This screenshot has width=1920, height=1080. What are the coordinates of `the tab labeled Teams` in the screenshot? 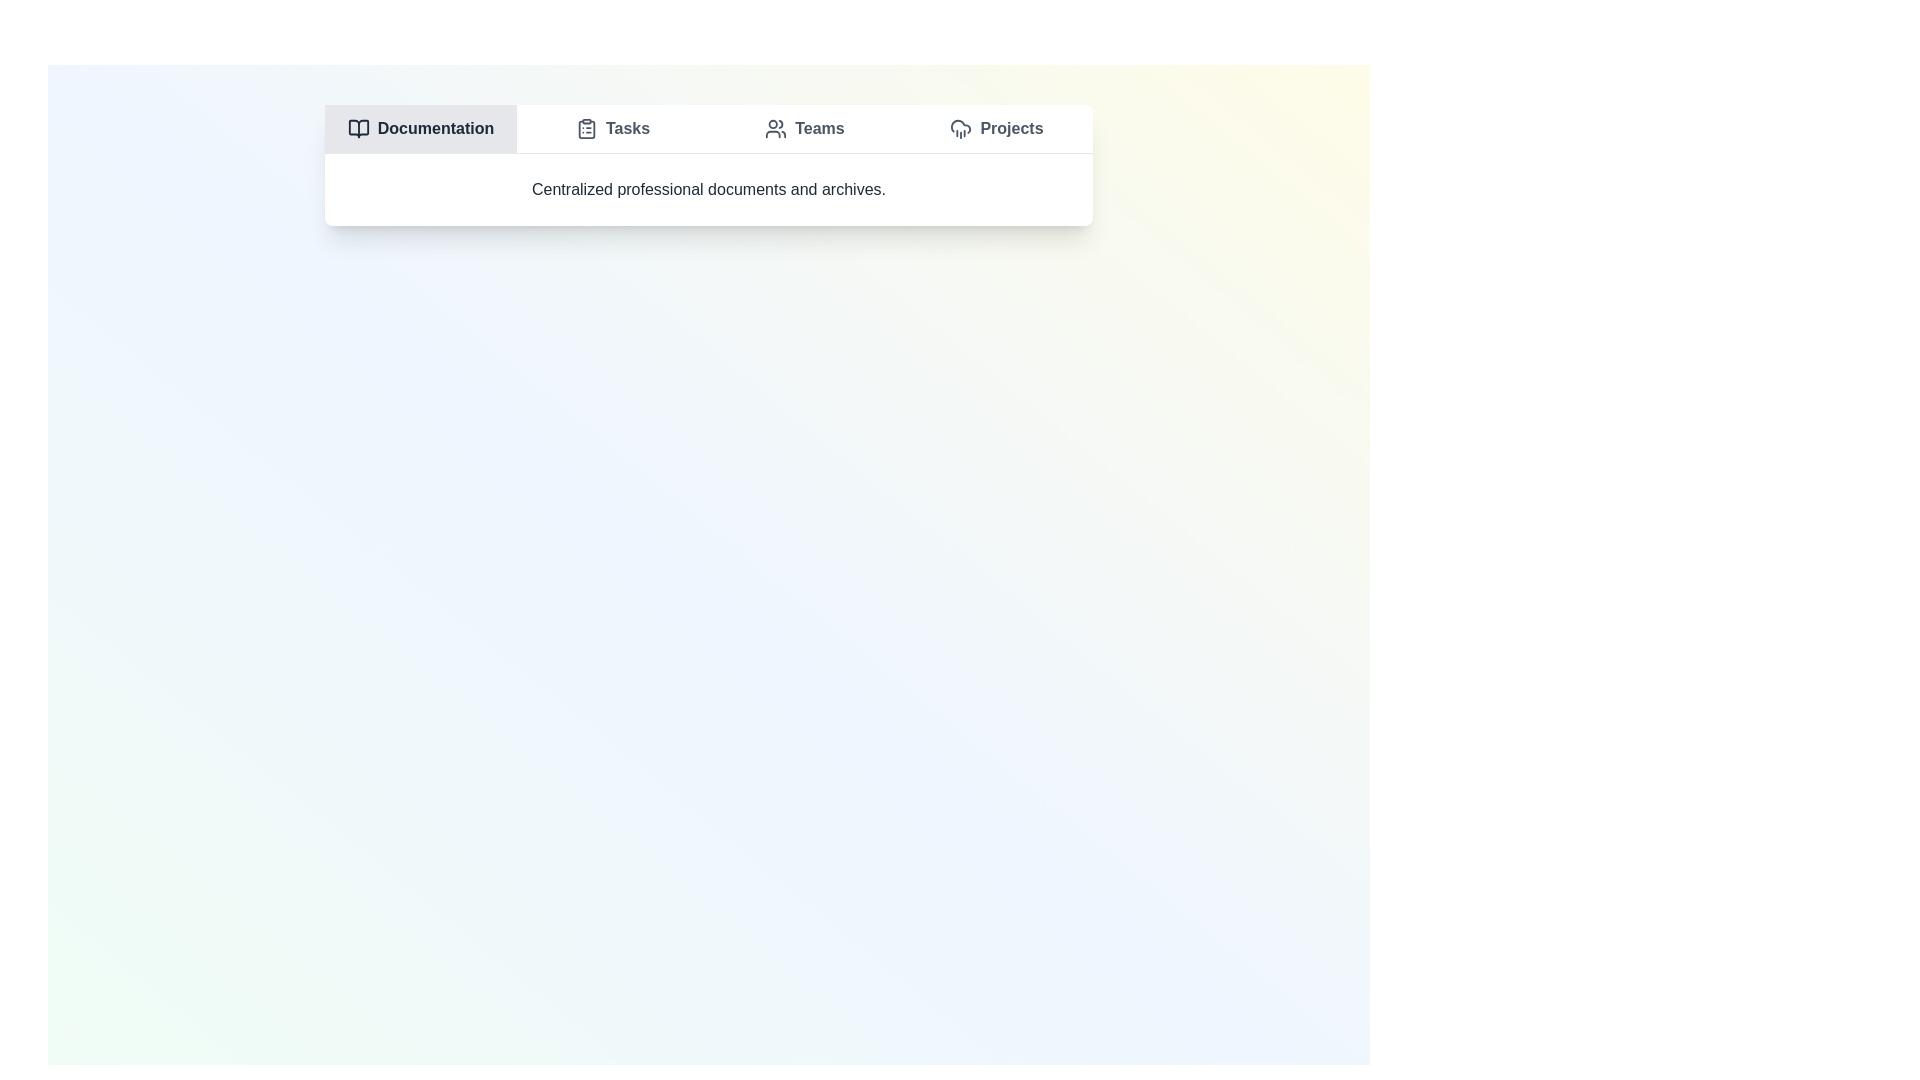 It's located at (805, 128).